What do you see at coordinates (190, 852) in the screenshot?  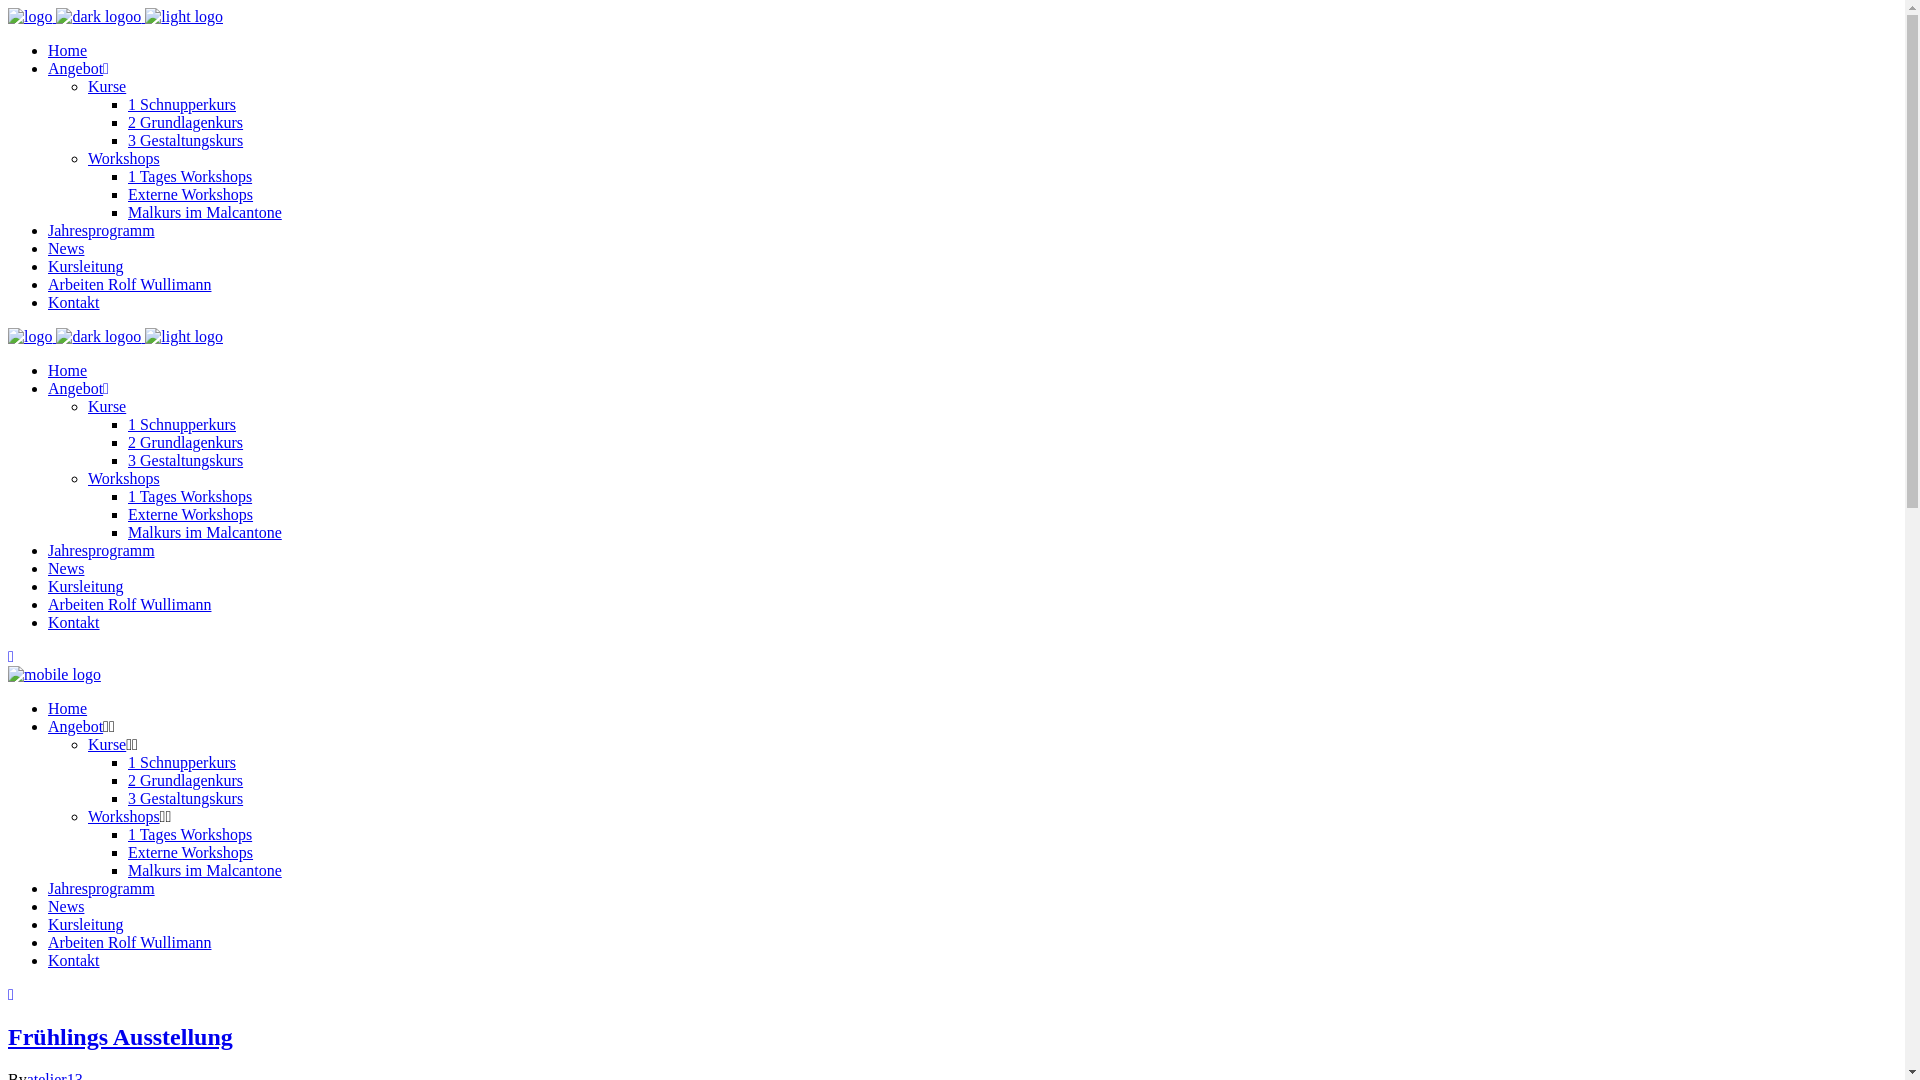 I see `'Externe Workshops'` at bounding box center [190, 852].